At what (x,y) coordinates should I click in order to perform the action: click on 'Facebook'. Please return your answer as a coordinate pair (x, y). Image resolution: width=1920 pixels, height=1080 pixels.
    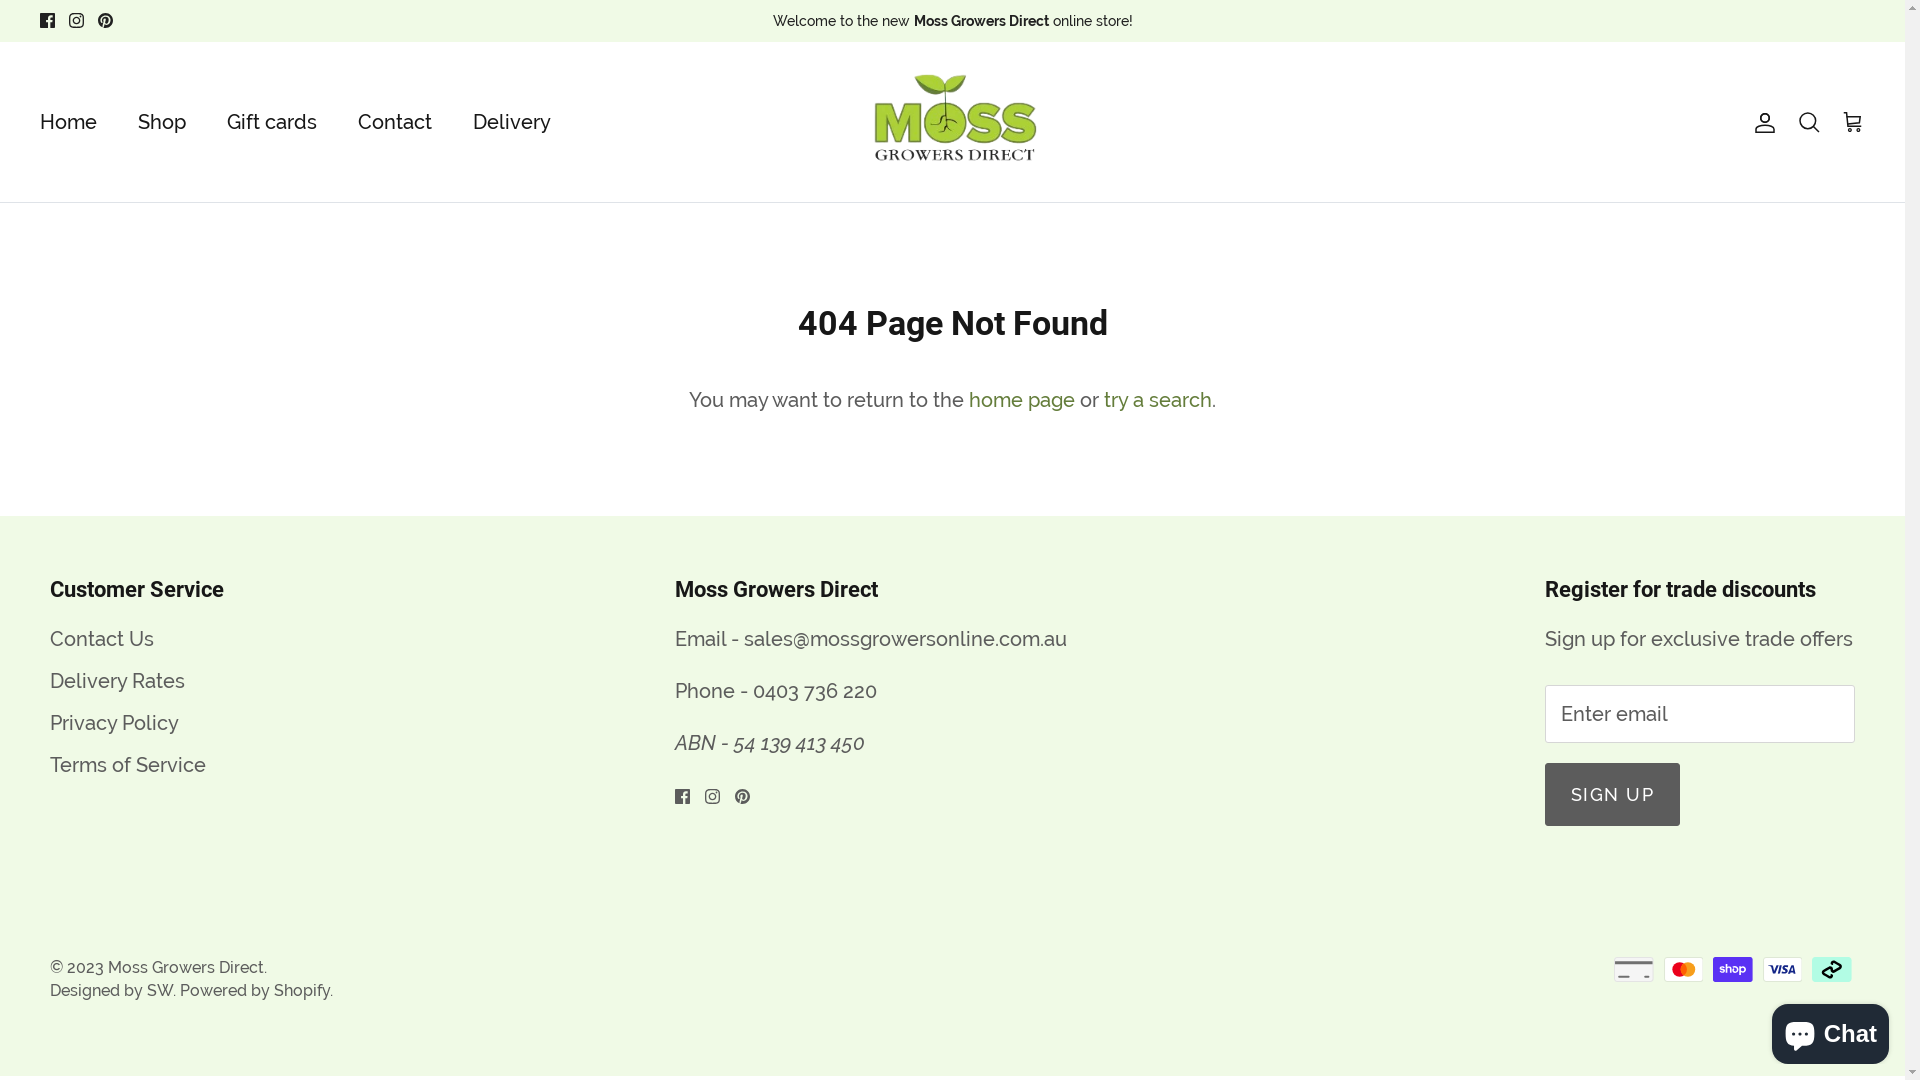
    Looking at the image, I should click on (681, 795).